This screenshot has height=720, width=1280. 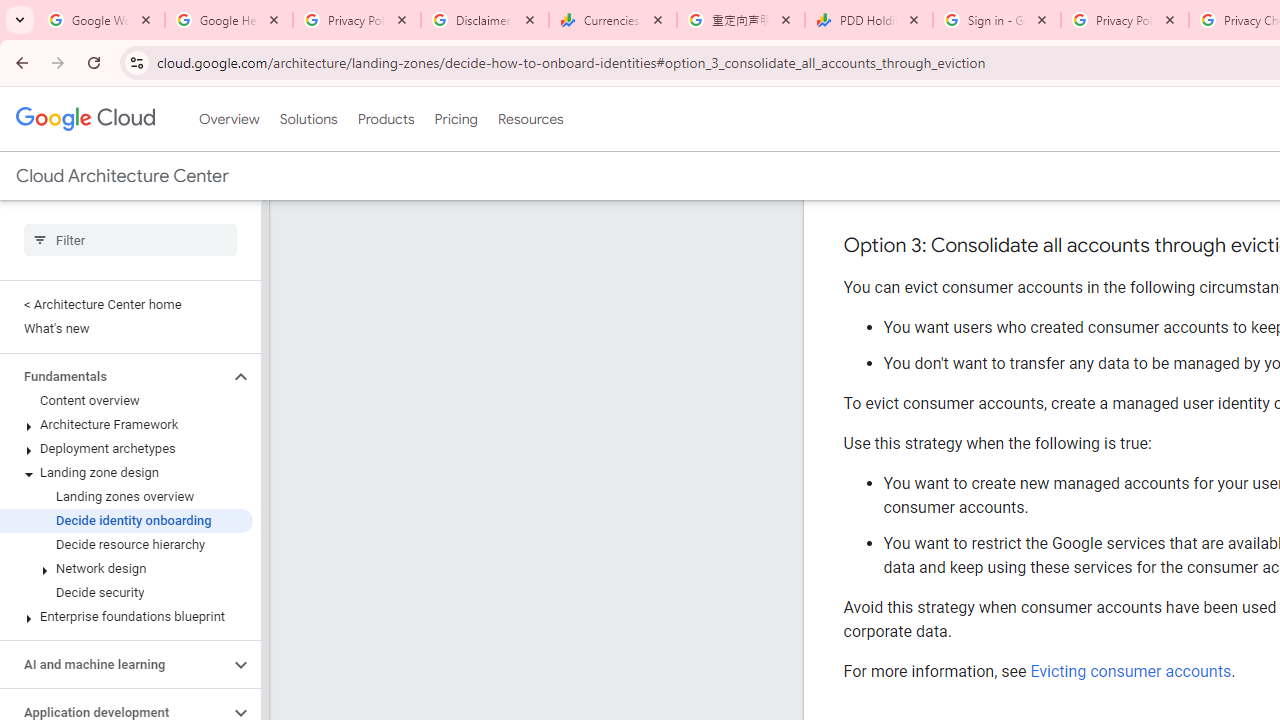 What do you see at coordinates (385, 119) in the screenshot?
I see `'Products'` at bounding box center [385, 119].